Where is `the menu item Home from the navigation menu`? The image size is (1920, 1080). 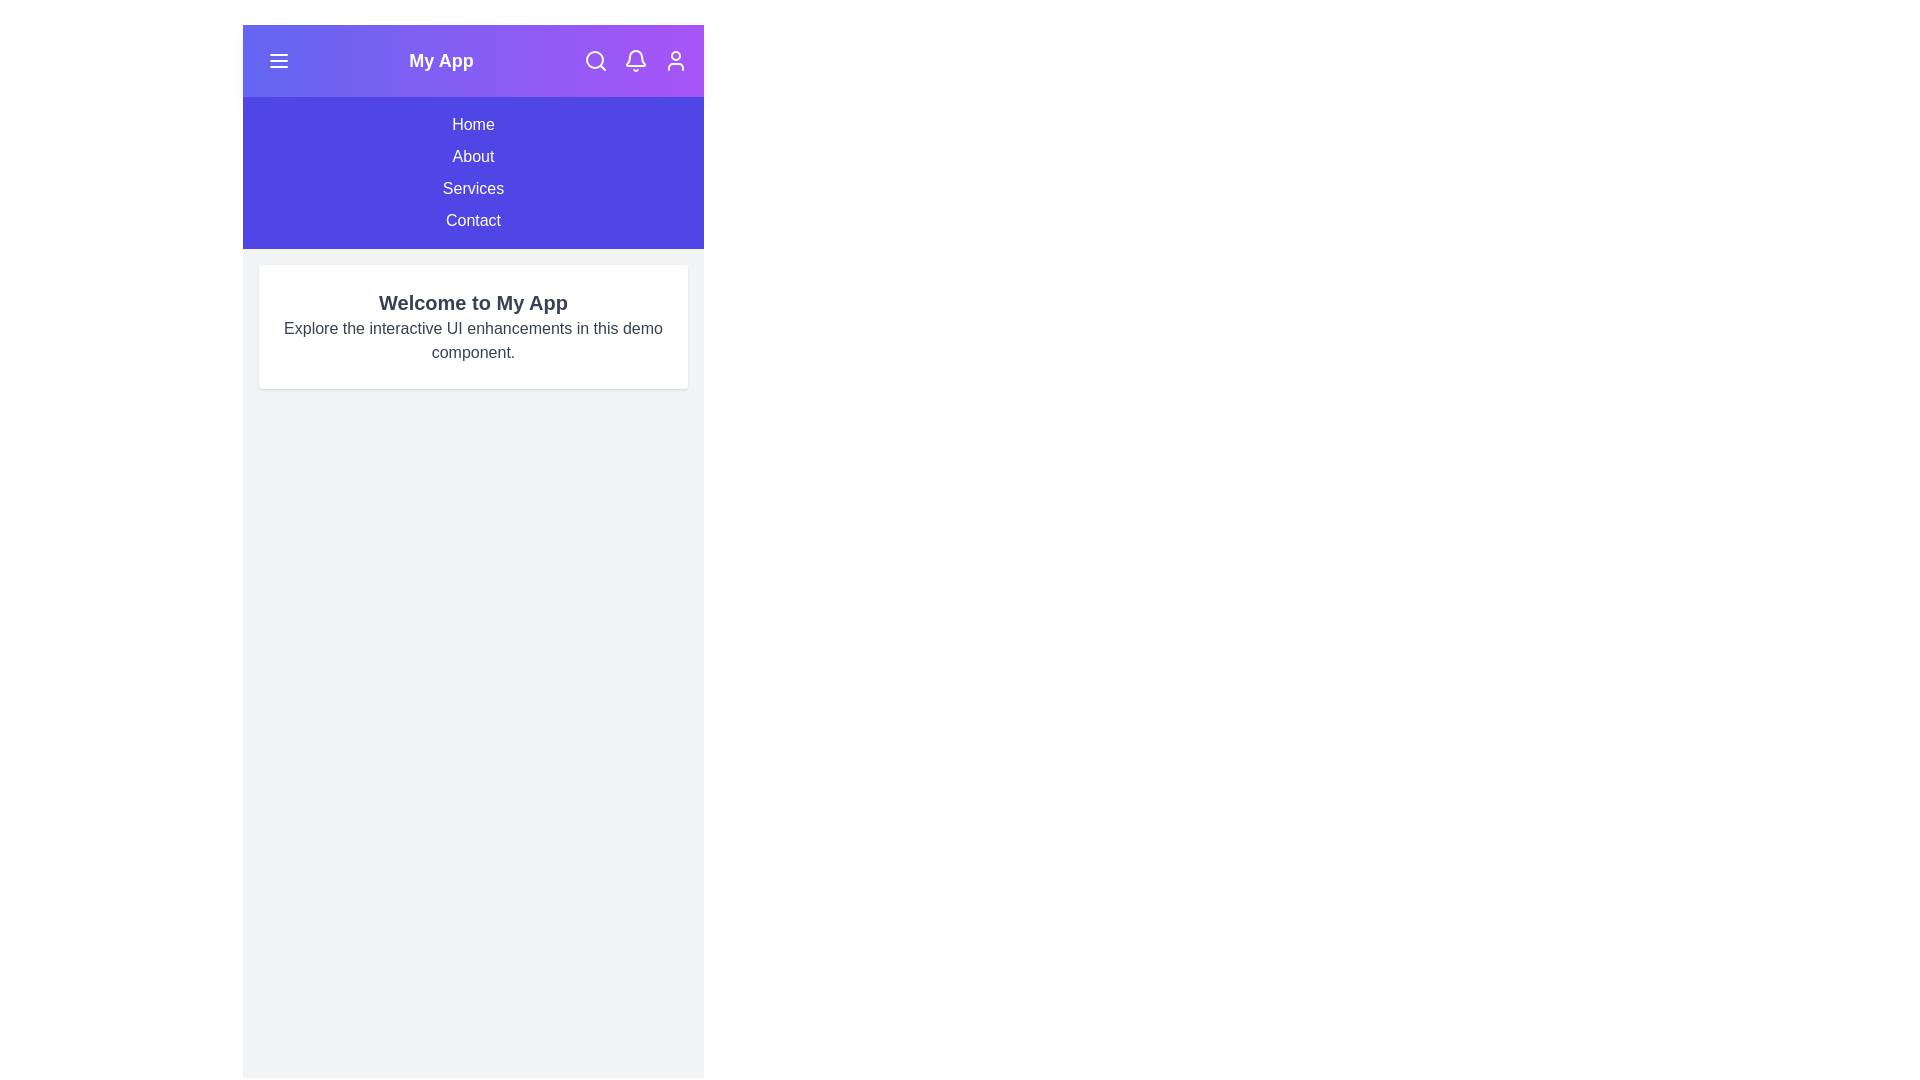 the menu item Home from the navigation menu is located at coordinates (472, 124).